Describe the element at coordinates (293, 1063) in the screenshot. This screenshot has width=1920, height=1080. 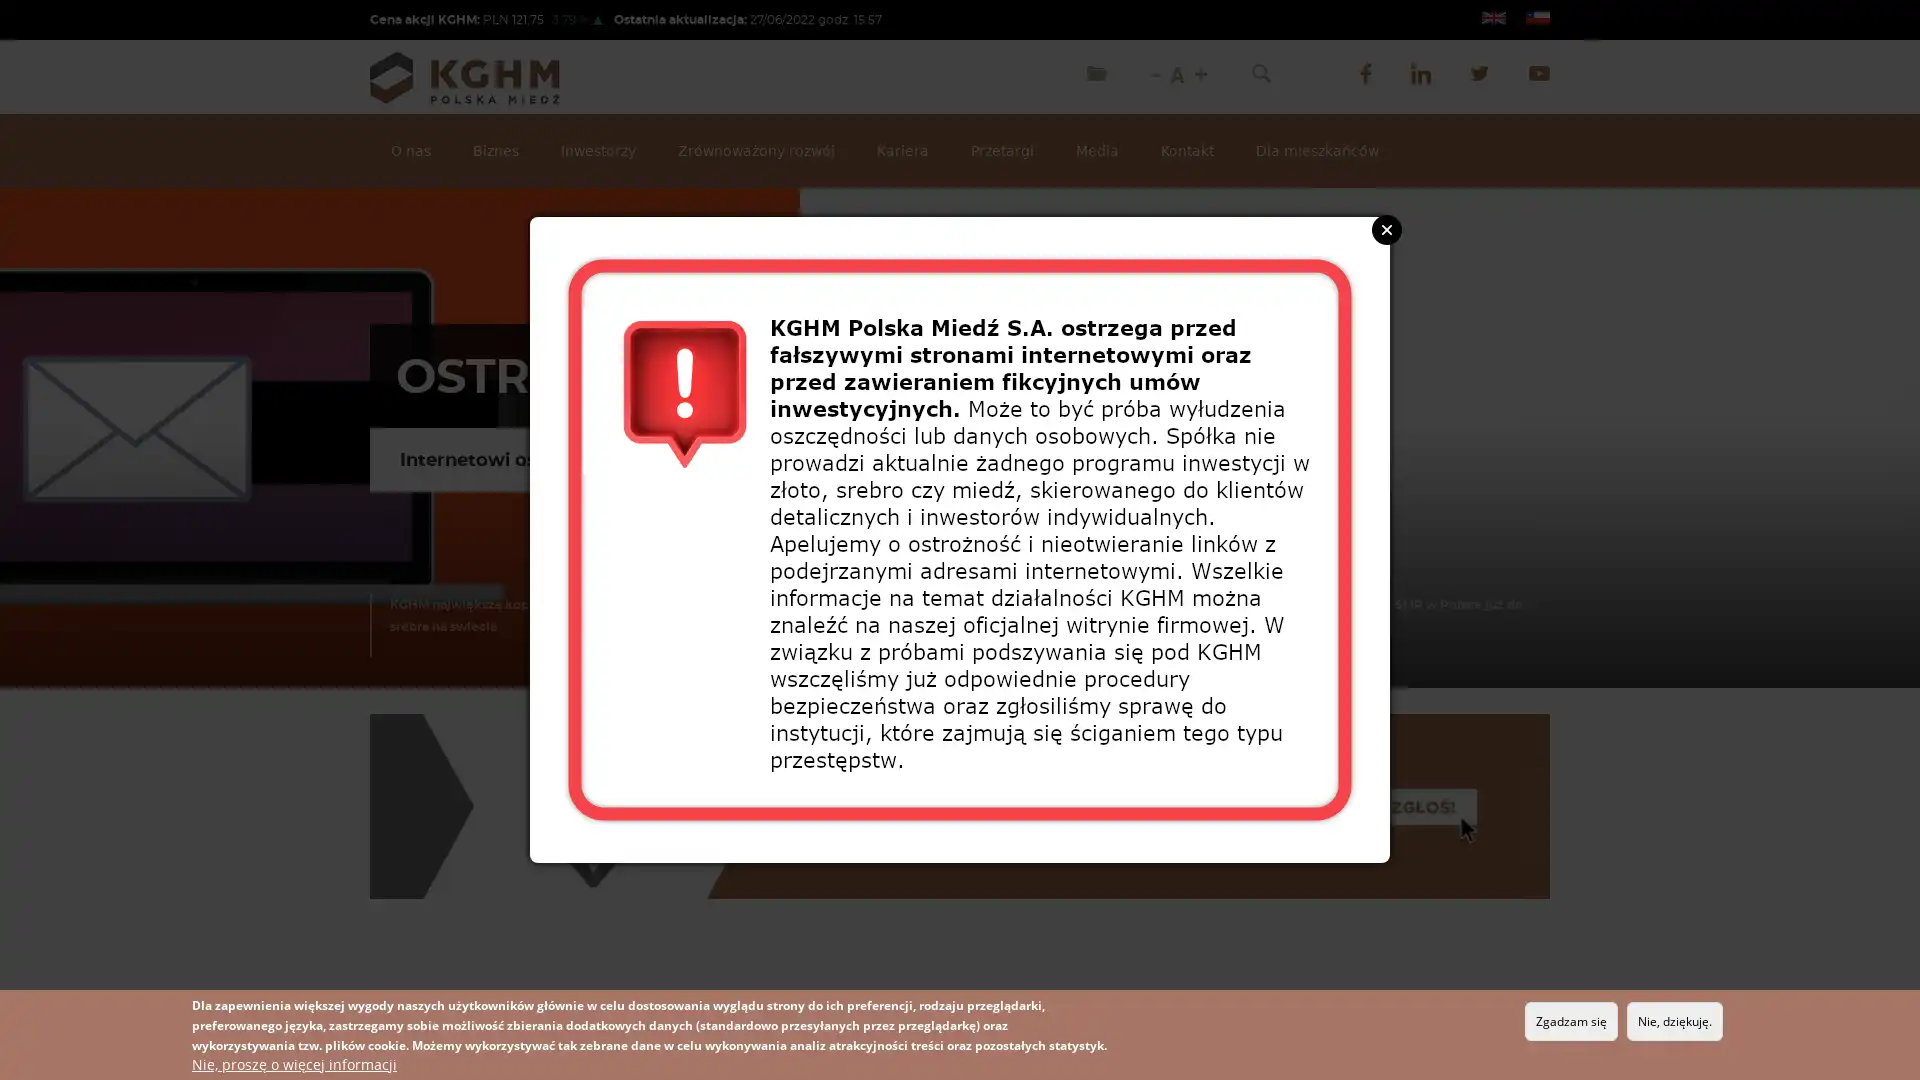
I see `Nie, prosze o wiecej informacji` at that location.